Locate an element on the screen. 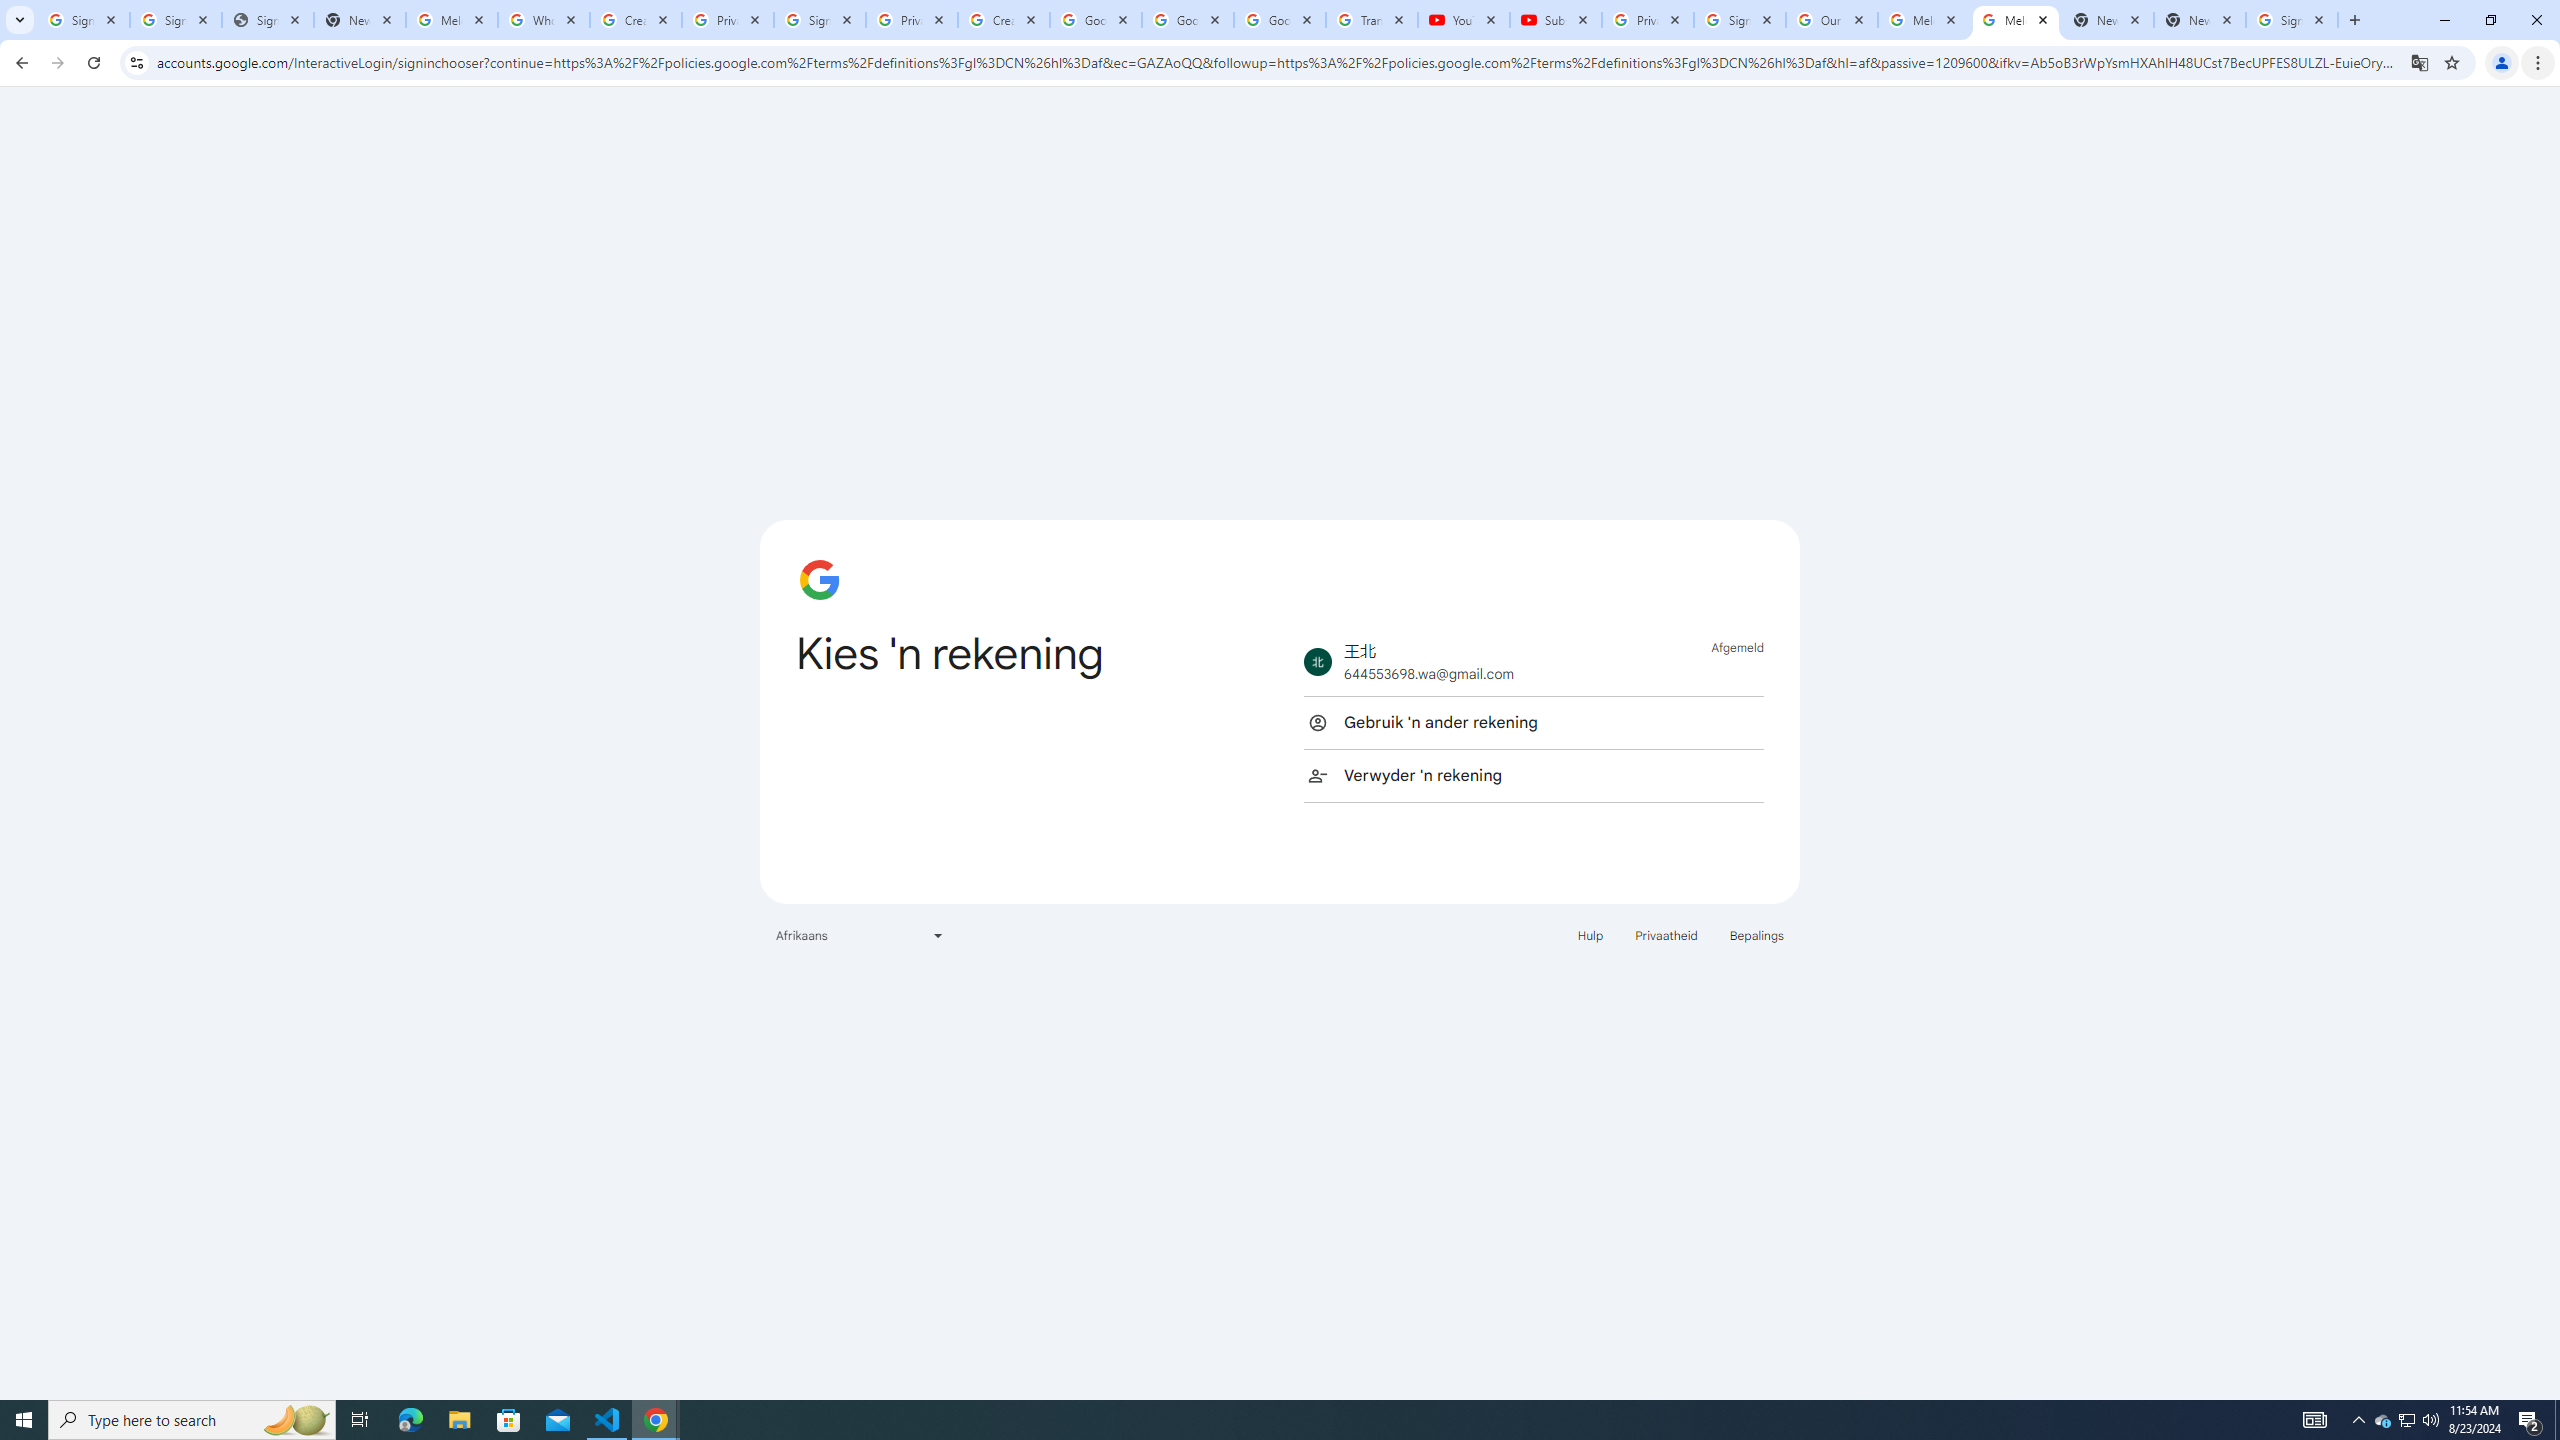  'Sign in - Google Accounts' is located at coordinates (2291, 19).